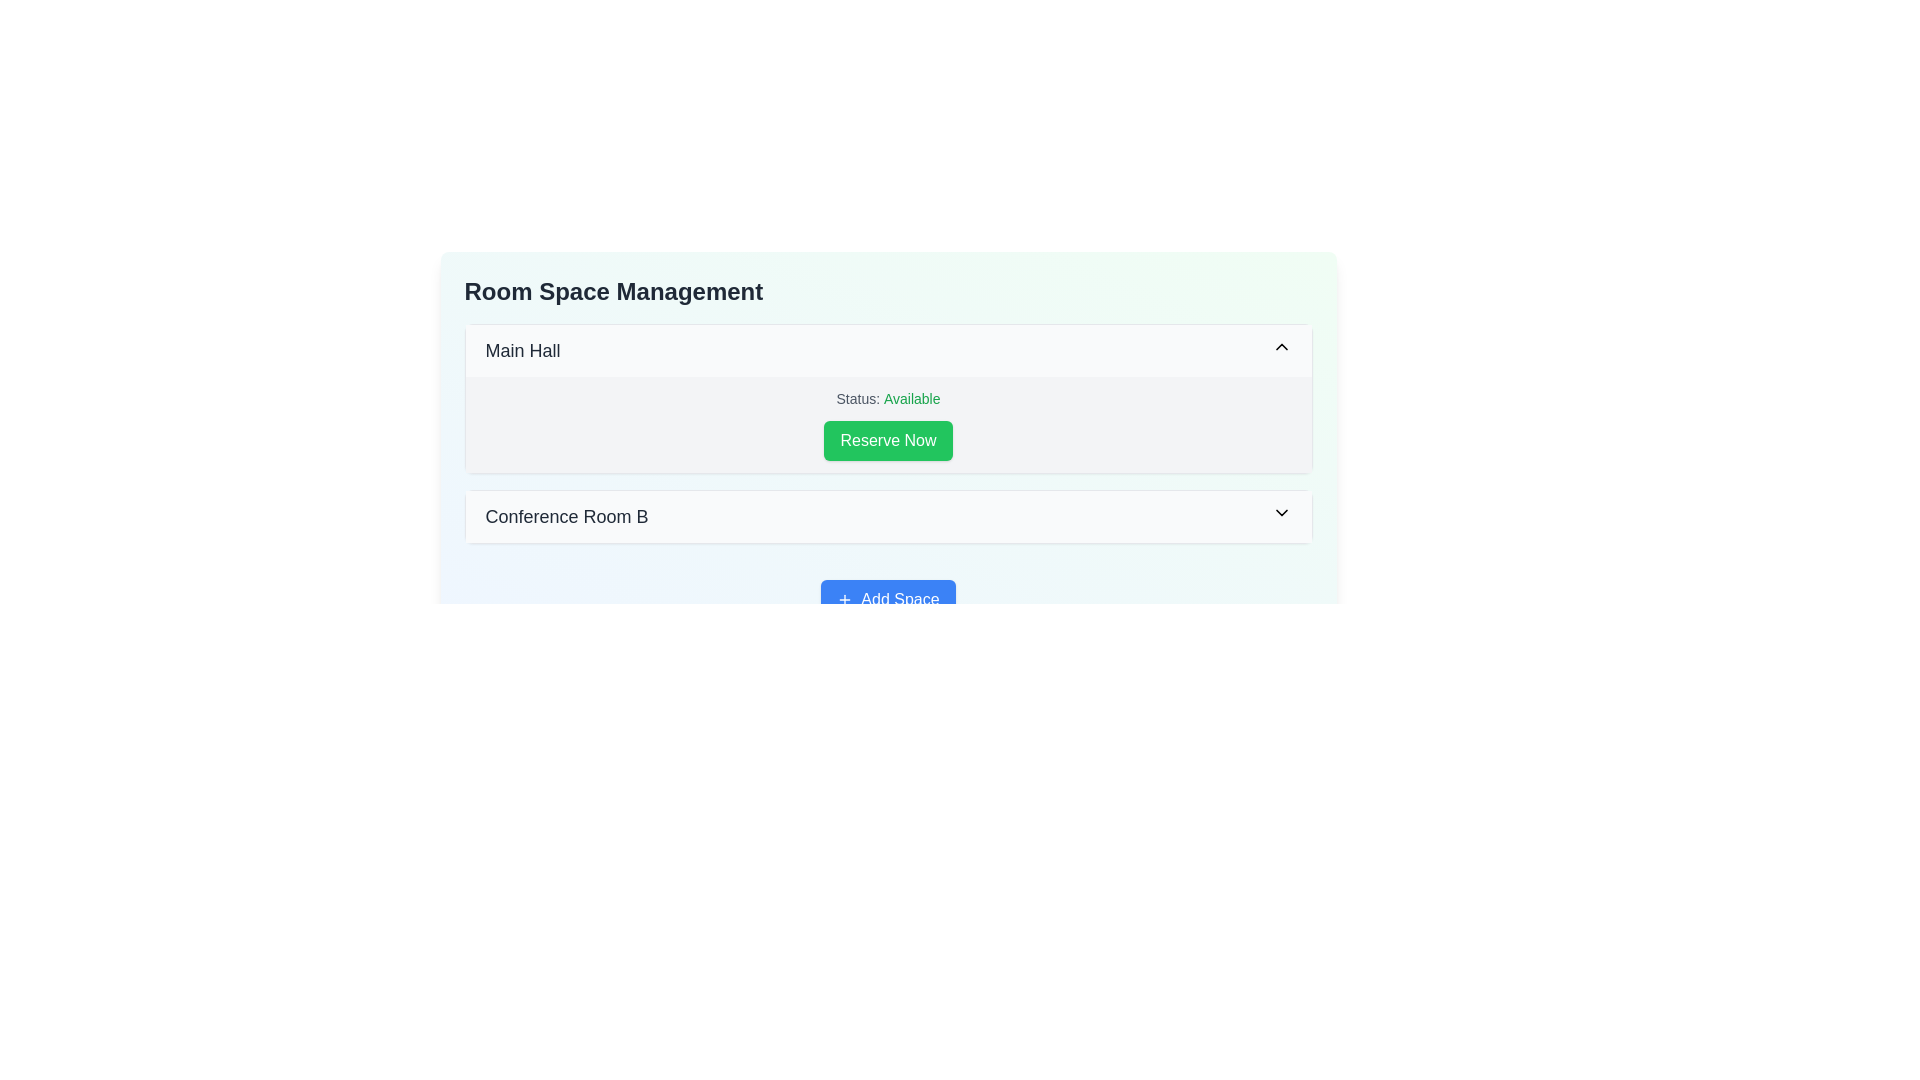 Image resolution: width=1920 pixels, height=1080 pixels. What do you see at coordinates (887, 471) in the screenshot?
I see `the management panel located beneath the 'Room Space Management' heading, which displays room statuses and functionalities` at bounding box center [887, 471].